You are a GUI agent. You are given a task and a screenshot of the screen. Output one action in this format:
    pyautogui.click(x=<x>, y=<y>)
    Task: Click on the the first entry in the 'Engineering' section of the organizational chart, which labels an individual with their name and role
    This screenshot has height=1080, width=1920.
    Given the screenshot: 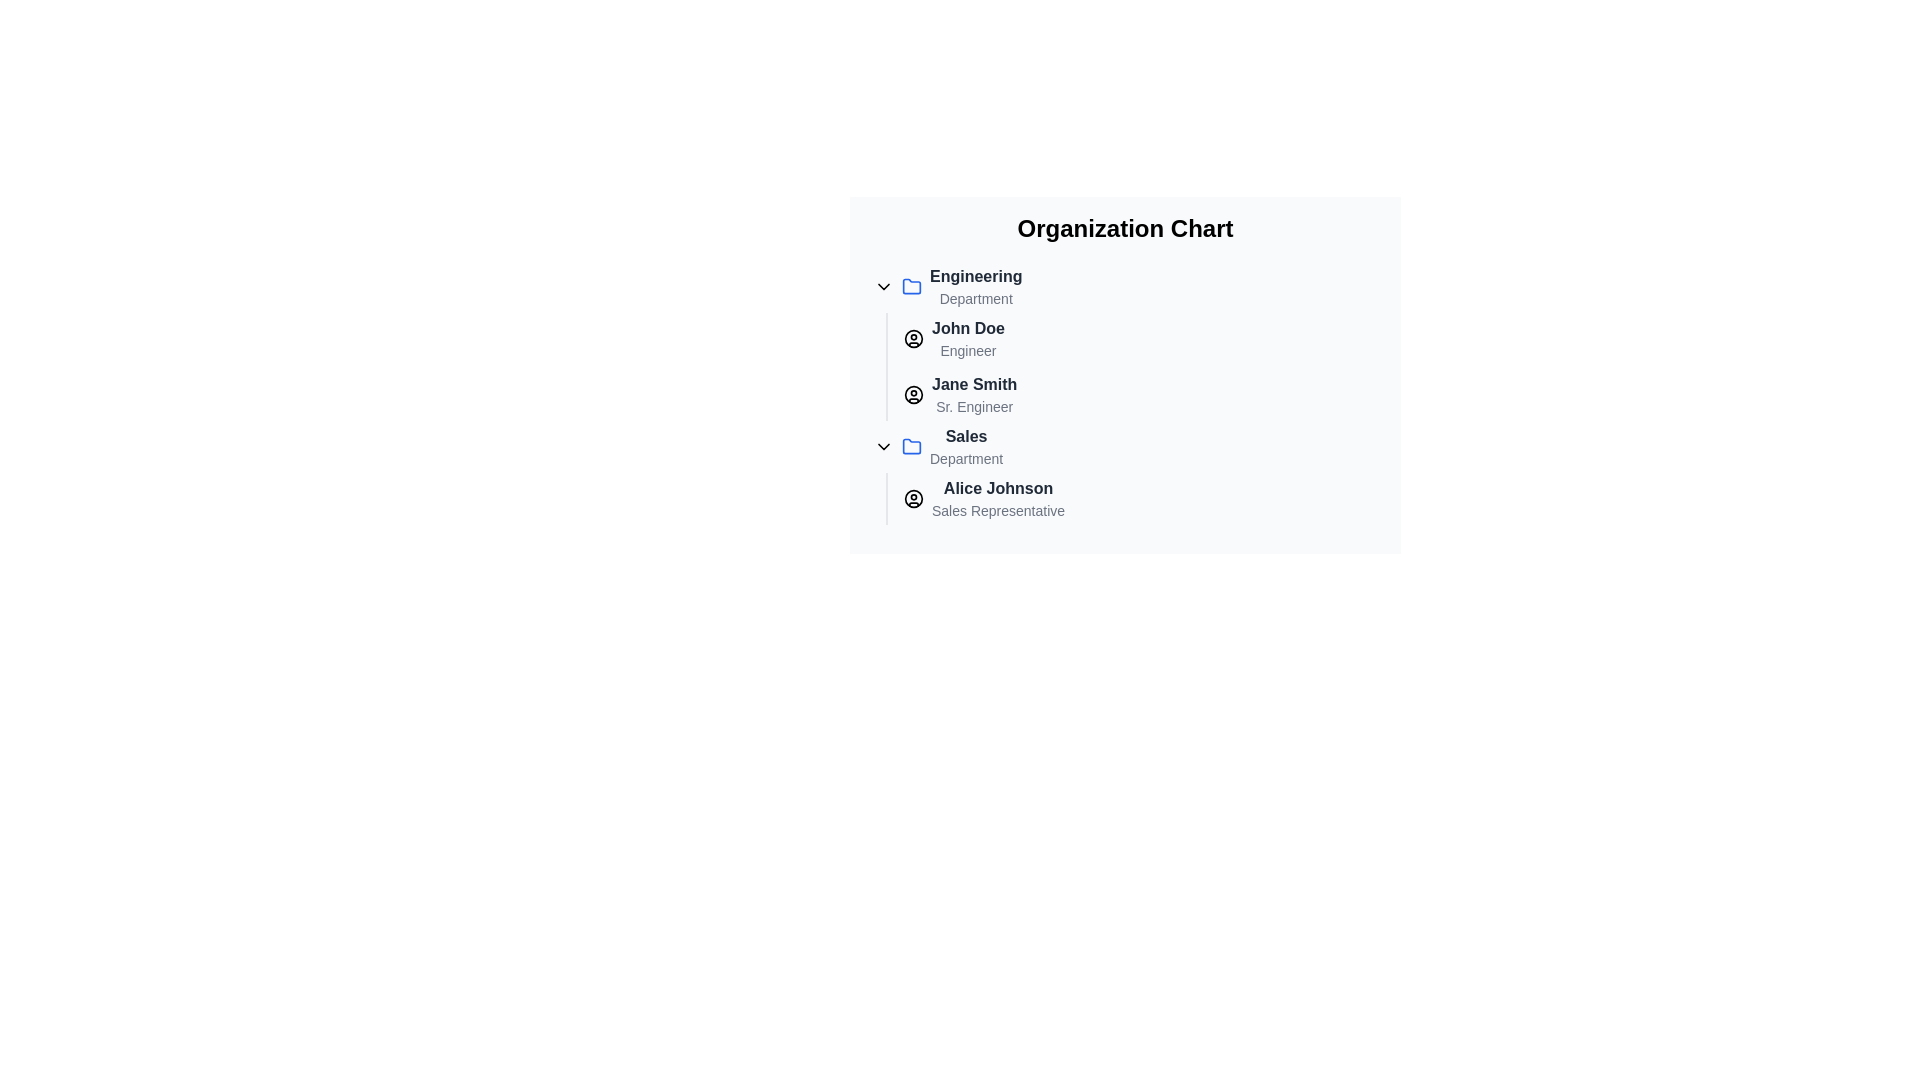 What is the action you would take?
    pyautogui.click(x=968, y=338)
    